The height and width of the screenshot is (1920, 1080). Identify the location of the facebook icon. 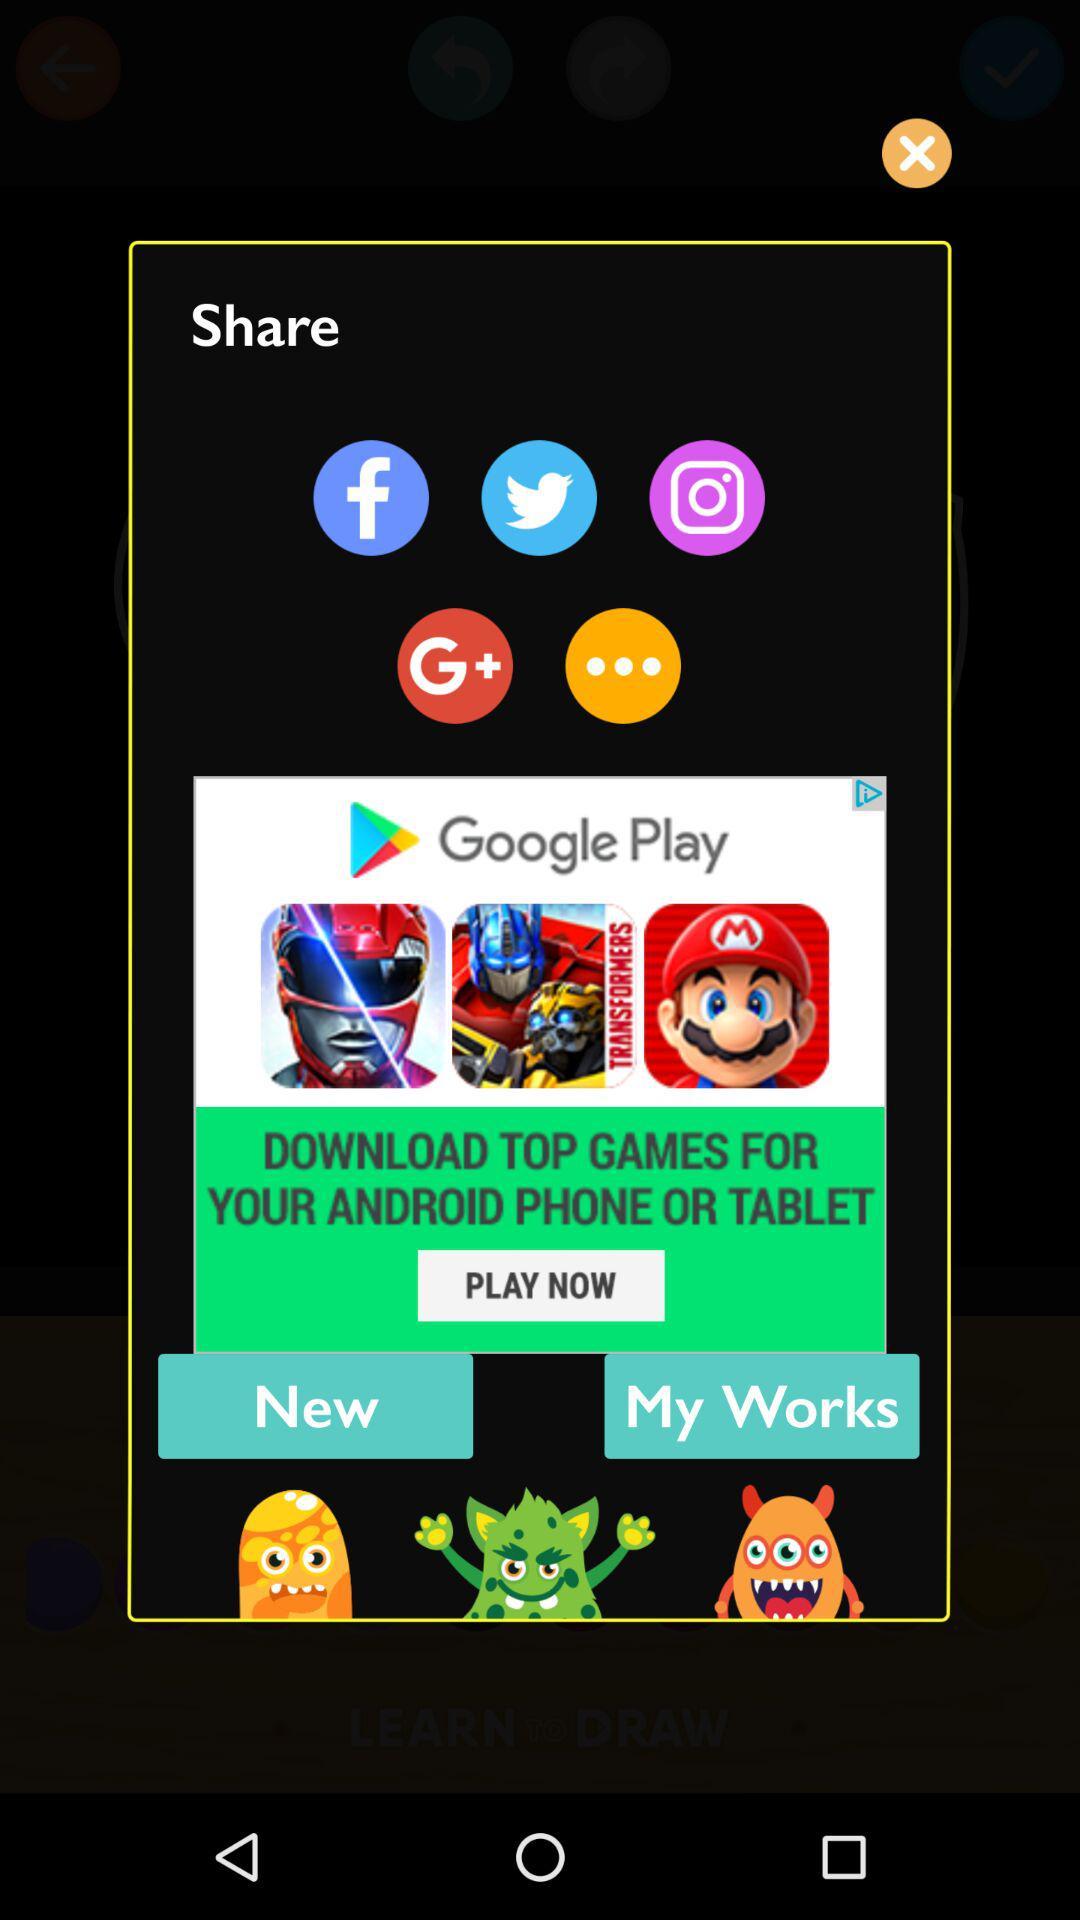
(371, 498).